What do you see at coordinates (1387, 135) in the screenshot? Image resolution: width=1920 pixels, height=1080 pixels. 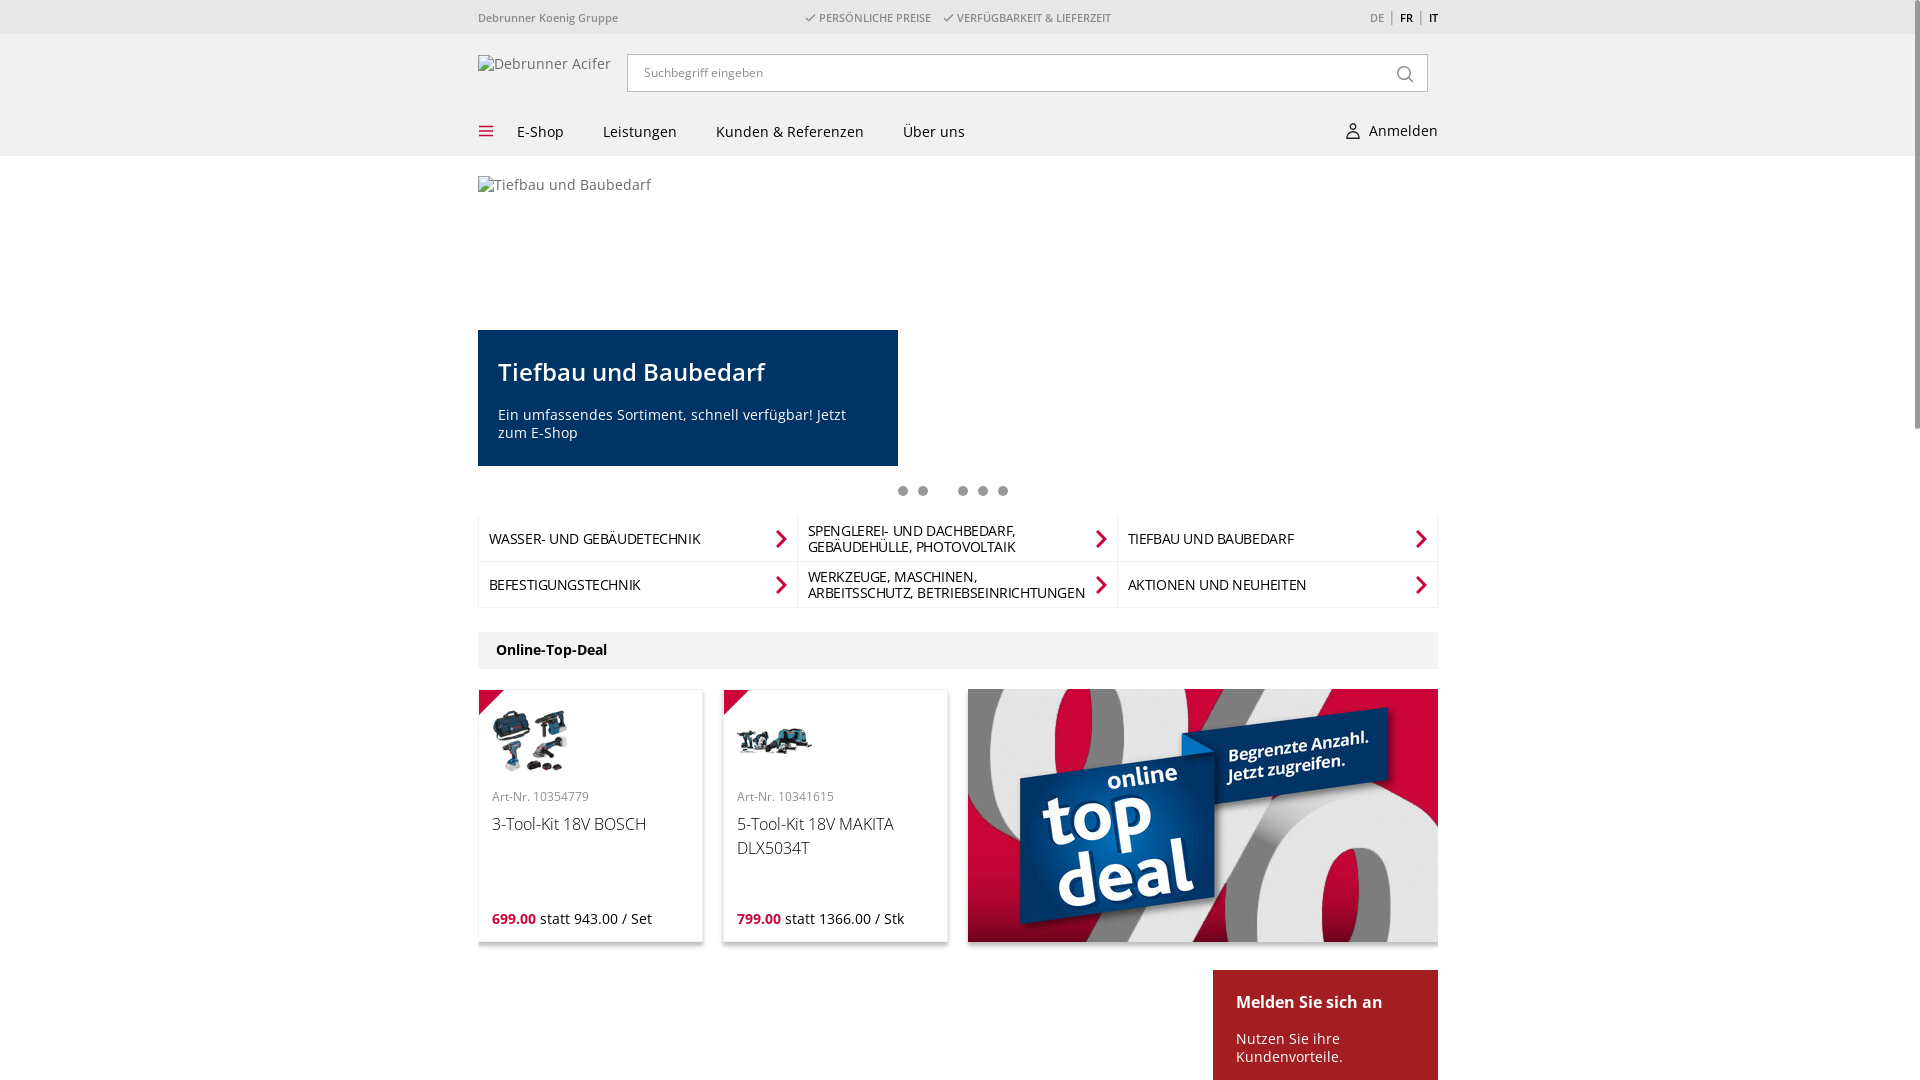 I see `'Anmelden'` at bounding box center [1387, 135].